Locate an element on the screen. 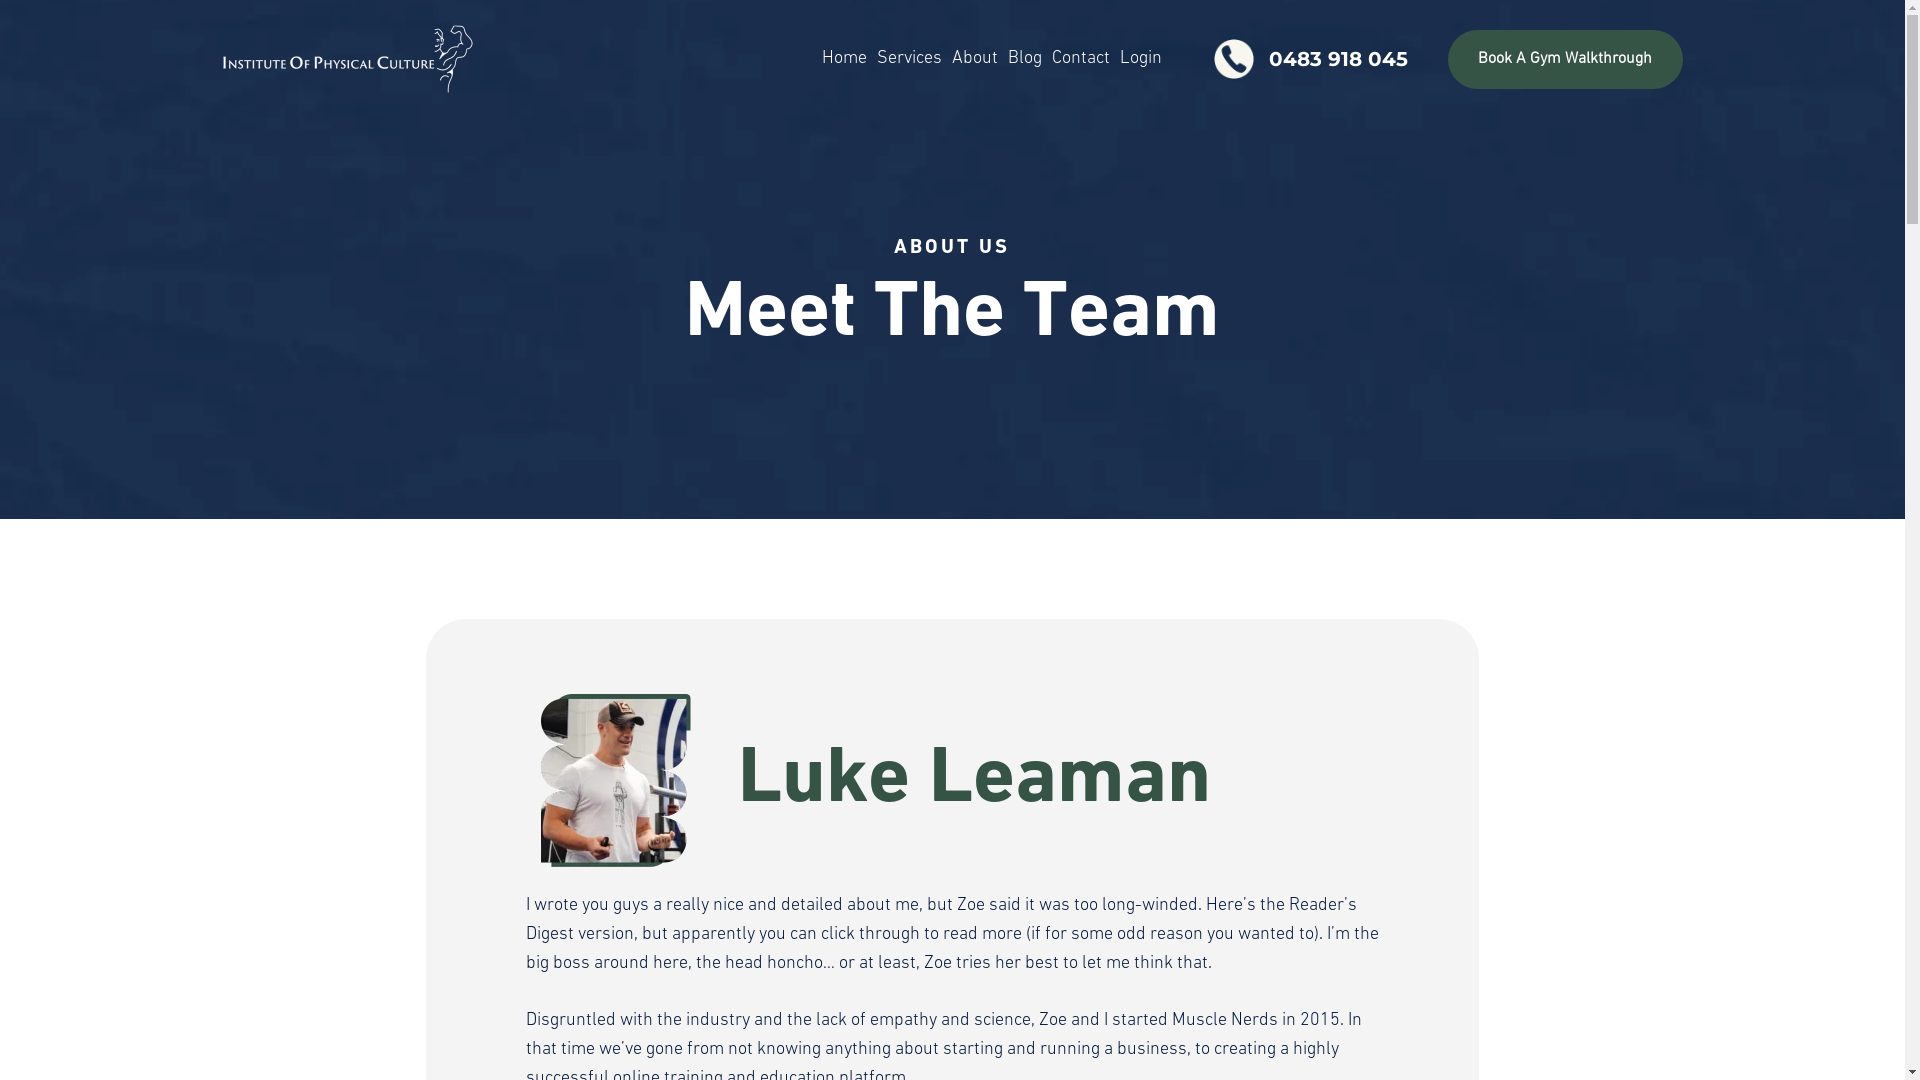  'Book A Gym Walkthrough' is located at coordinates (1563, 58).